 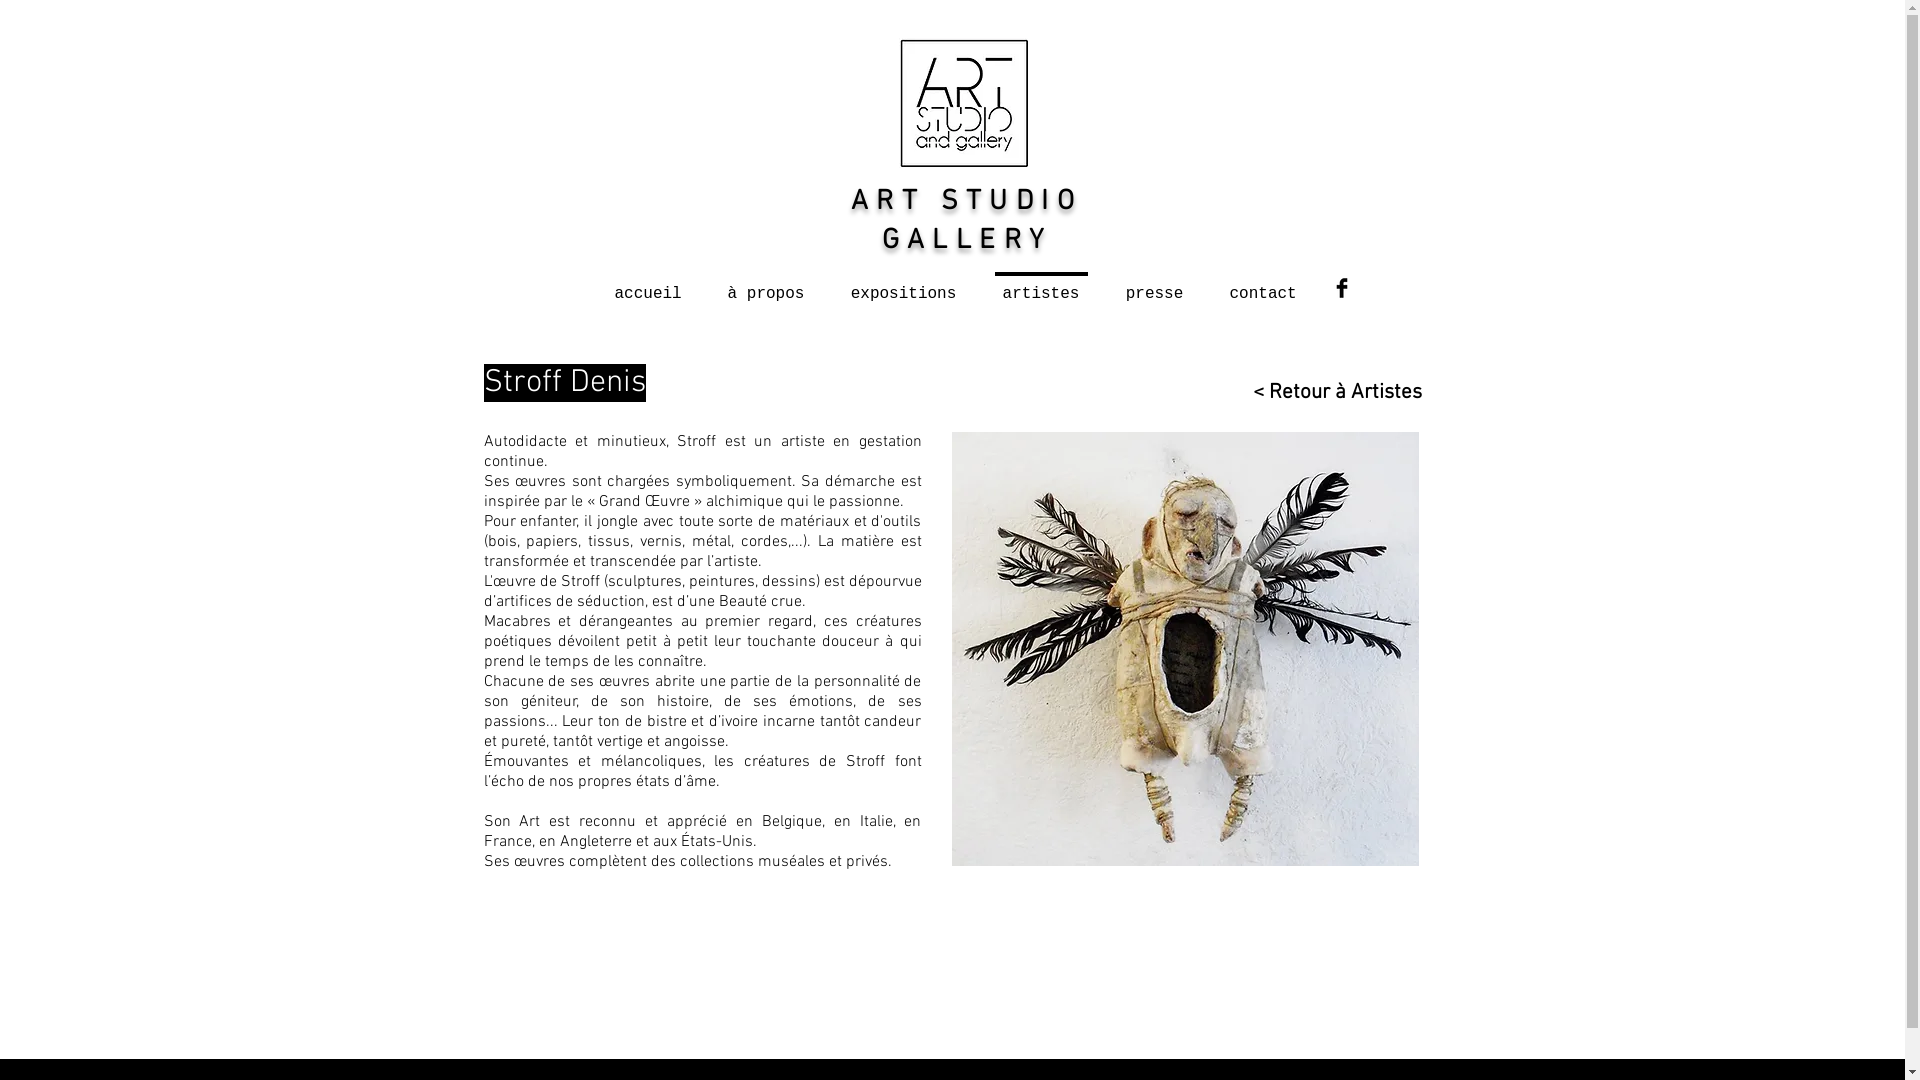 I want to click on 'GALLERY', so click(x=966, y=239).